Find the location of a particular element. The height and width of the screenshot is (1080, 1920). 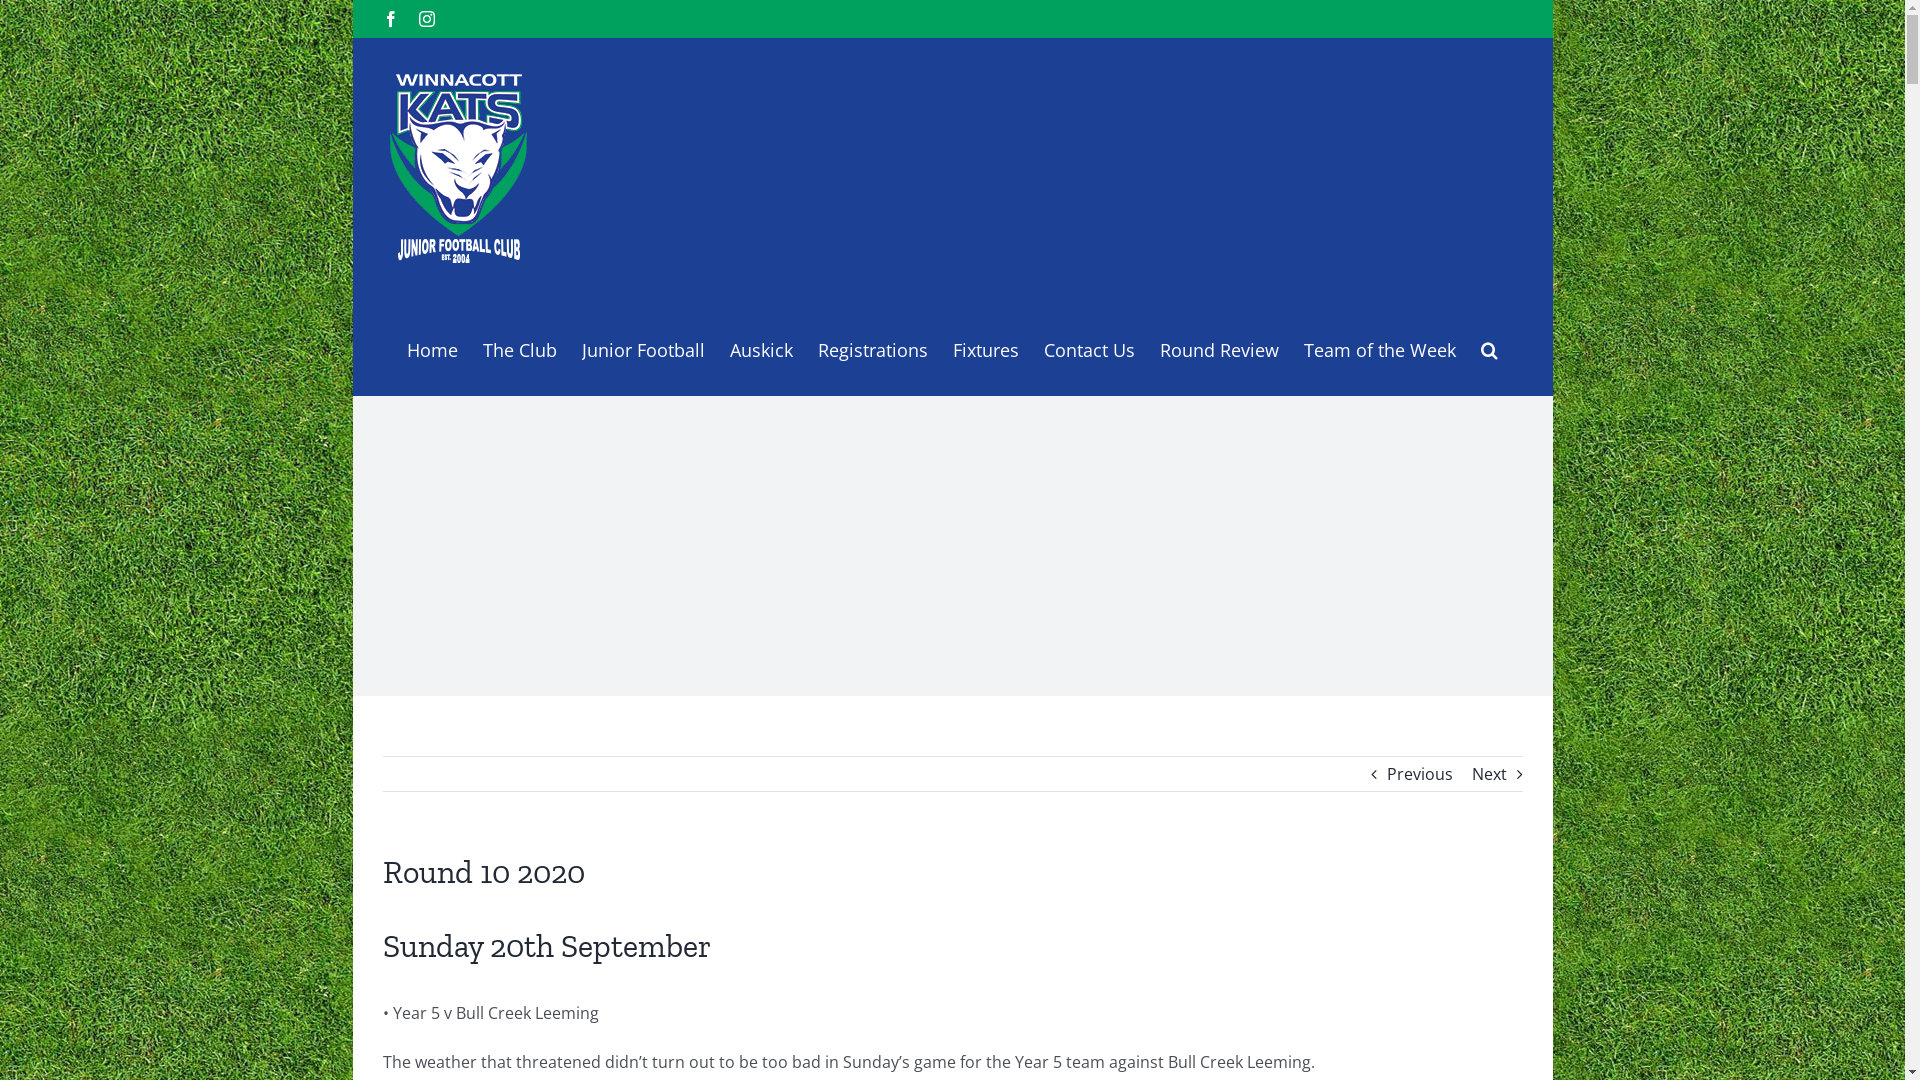

'Home' is located at coordinates (430, 346).